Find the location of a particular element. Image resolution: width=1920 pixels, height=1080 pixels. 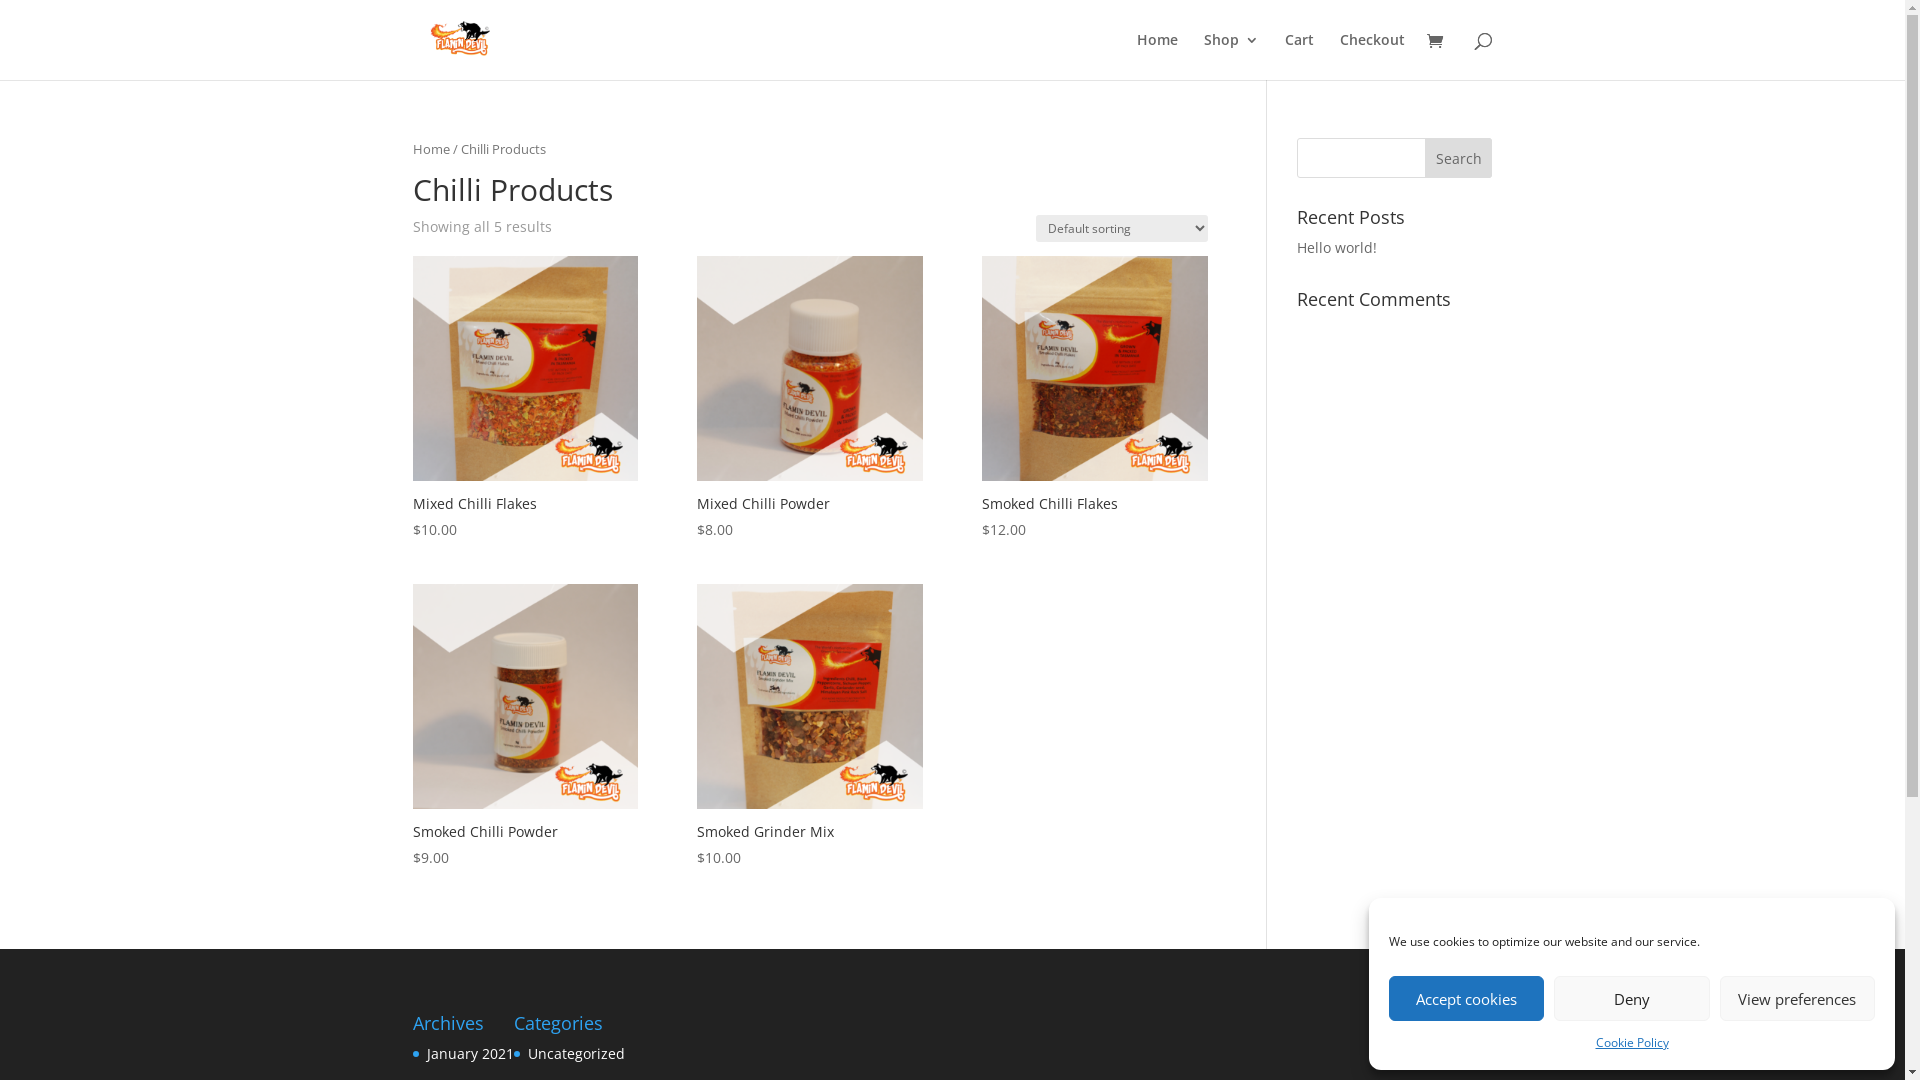

'Hello world!' is located at coordinates (1296, 246).